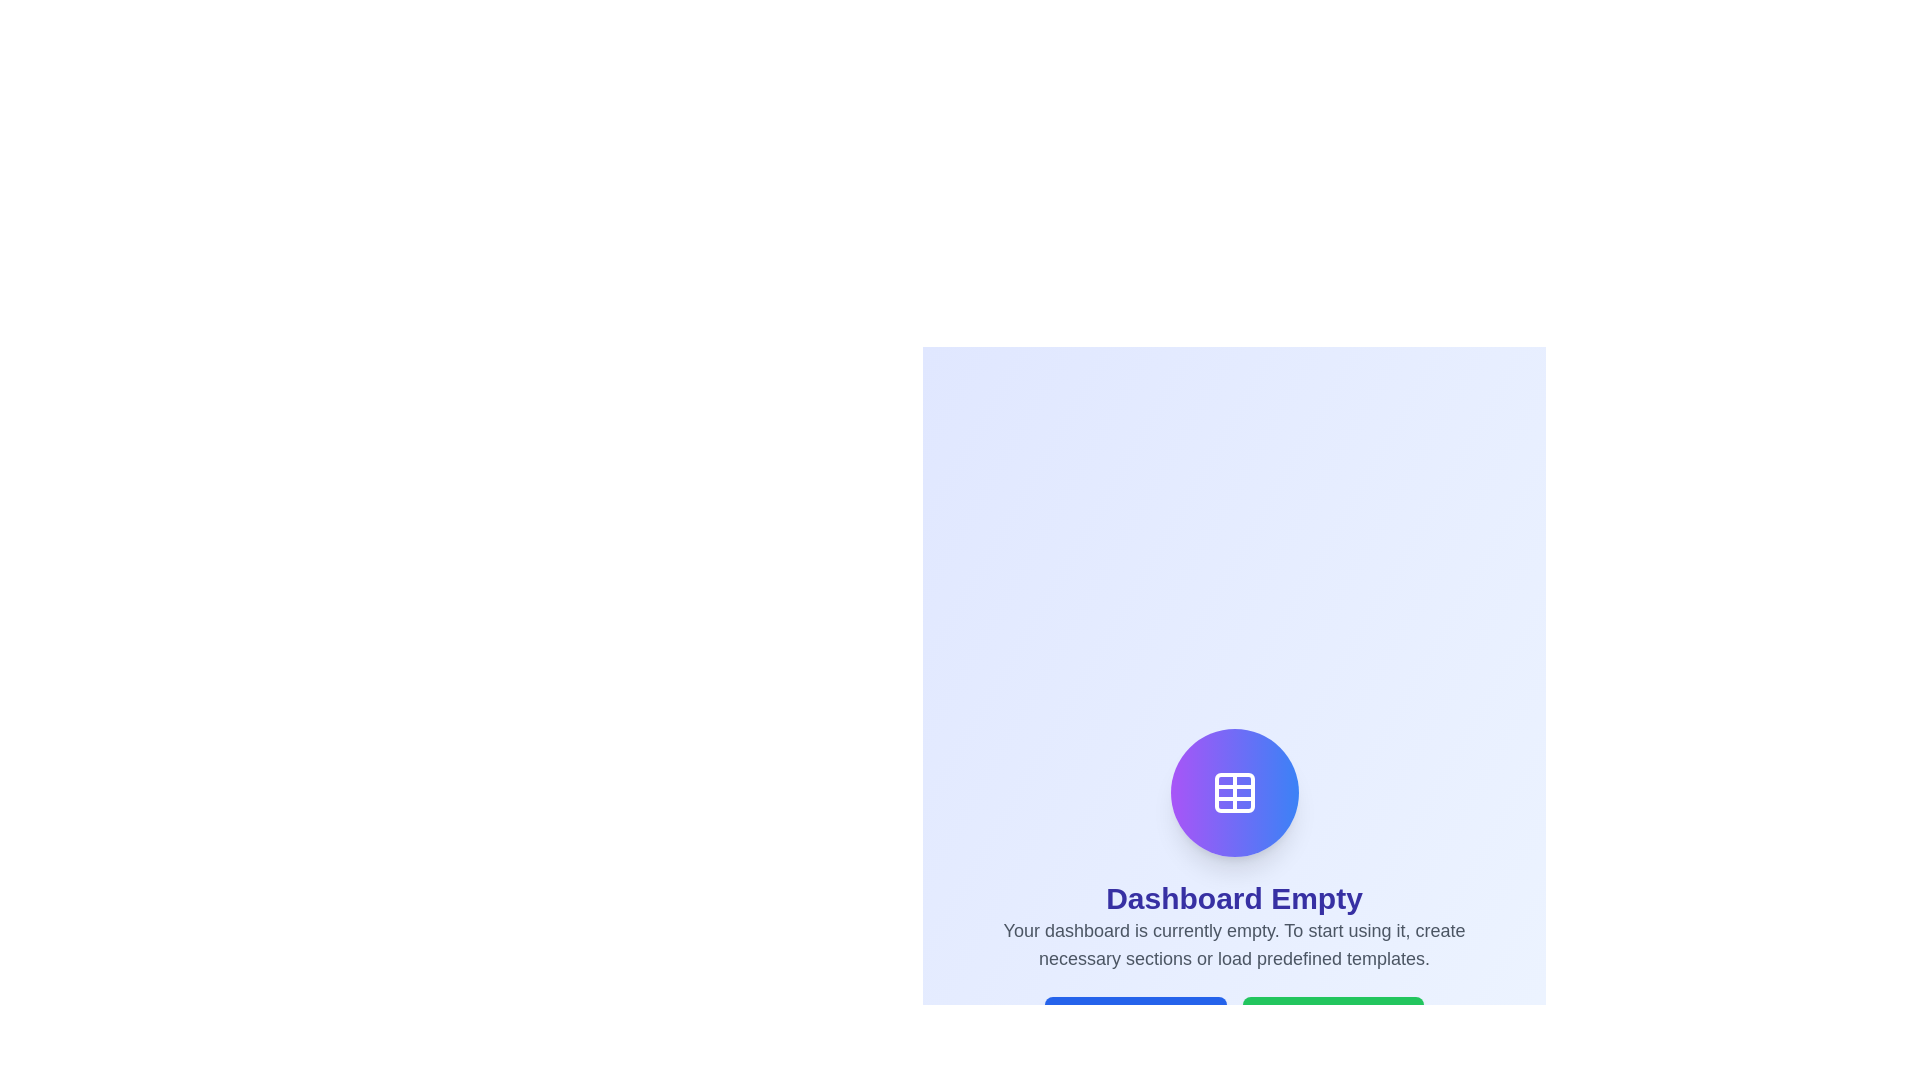 The width and height of the screenshot is (1920, 1080). Describe the element at coordinates (1233, 897) in the screenshot. I see `text label that displays 'Dashboard Empty', which is prominently positioned within the dashboard interface` at that location.